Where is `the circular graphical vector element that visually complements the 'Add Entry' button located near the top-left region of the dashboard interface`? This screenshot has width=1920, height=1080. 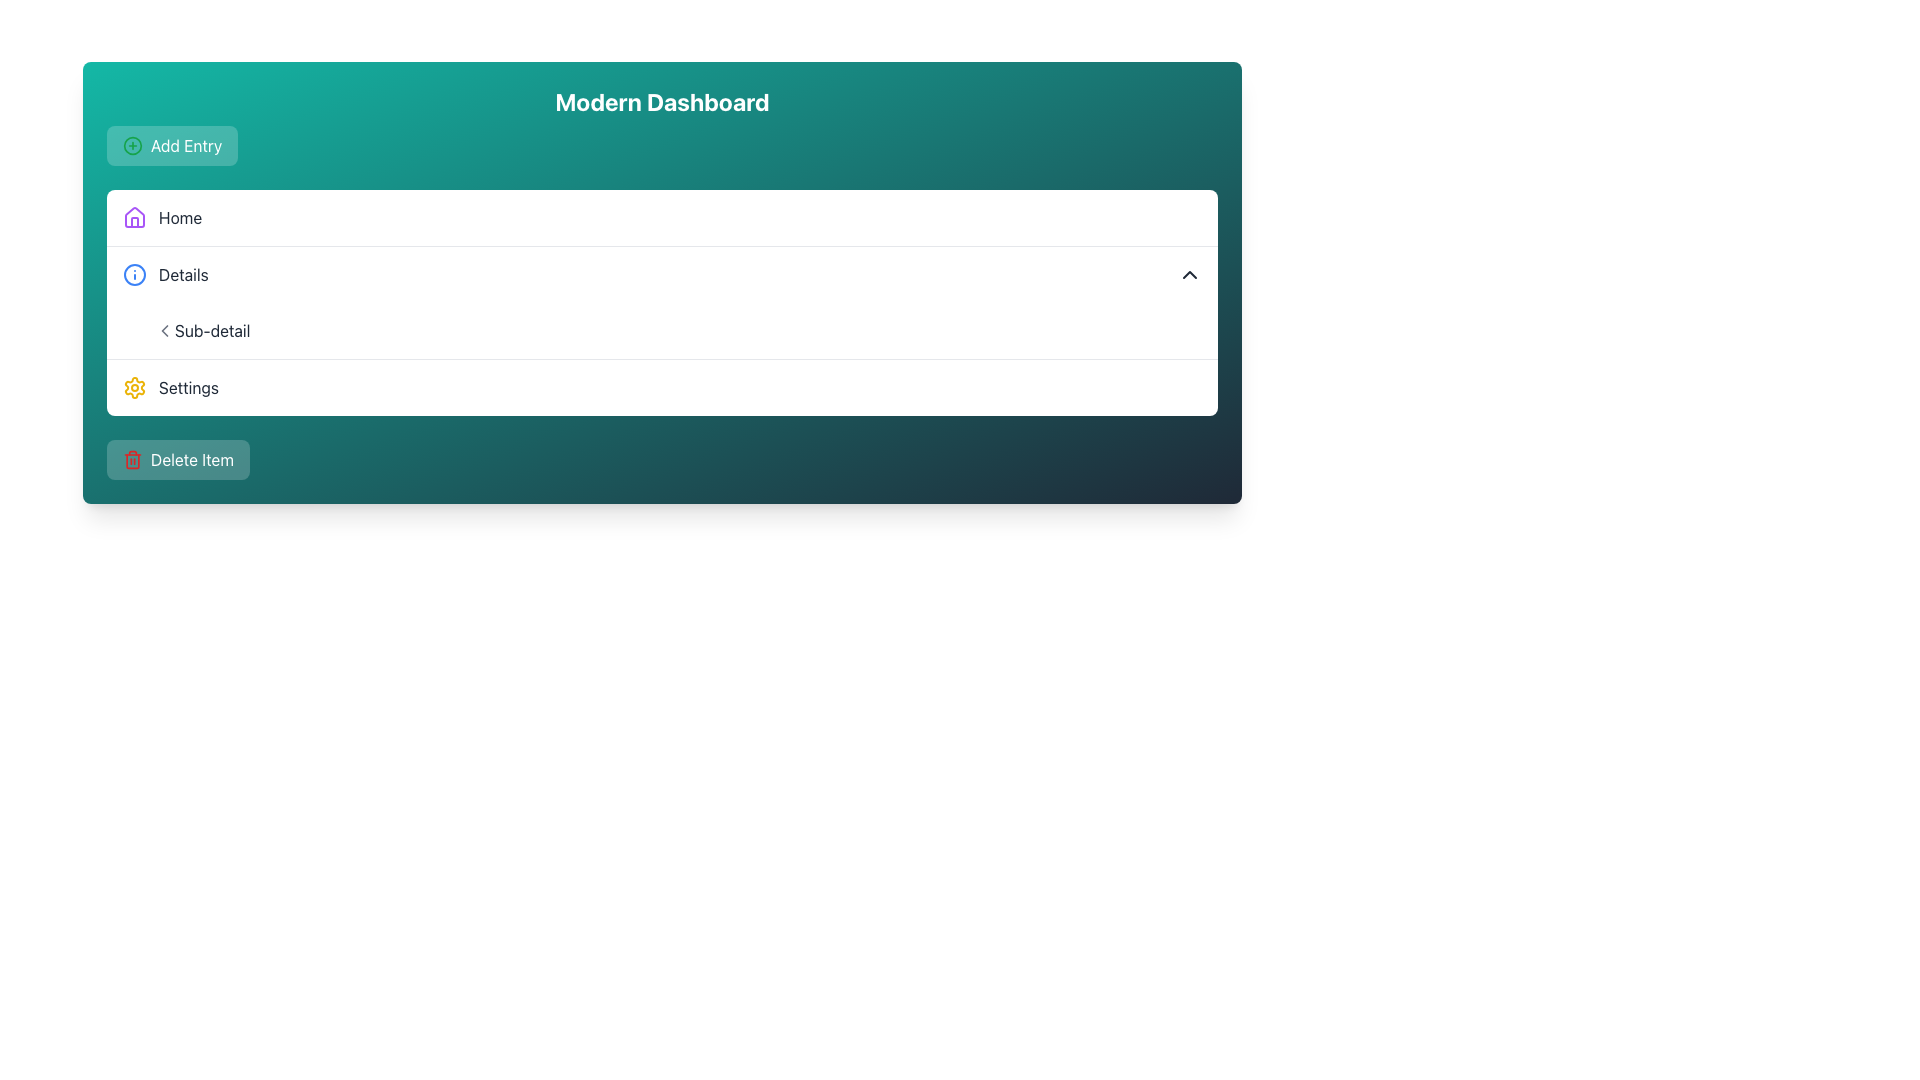 the circular graphical vector element that visually complements the 'Add Entry' button located near the top-left region of the dashboard interface is located at coordinates (132, 145).